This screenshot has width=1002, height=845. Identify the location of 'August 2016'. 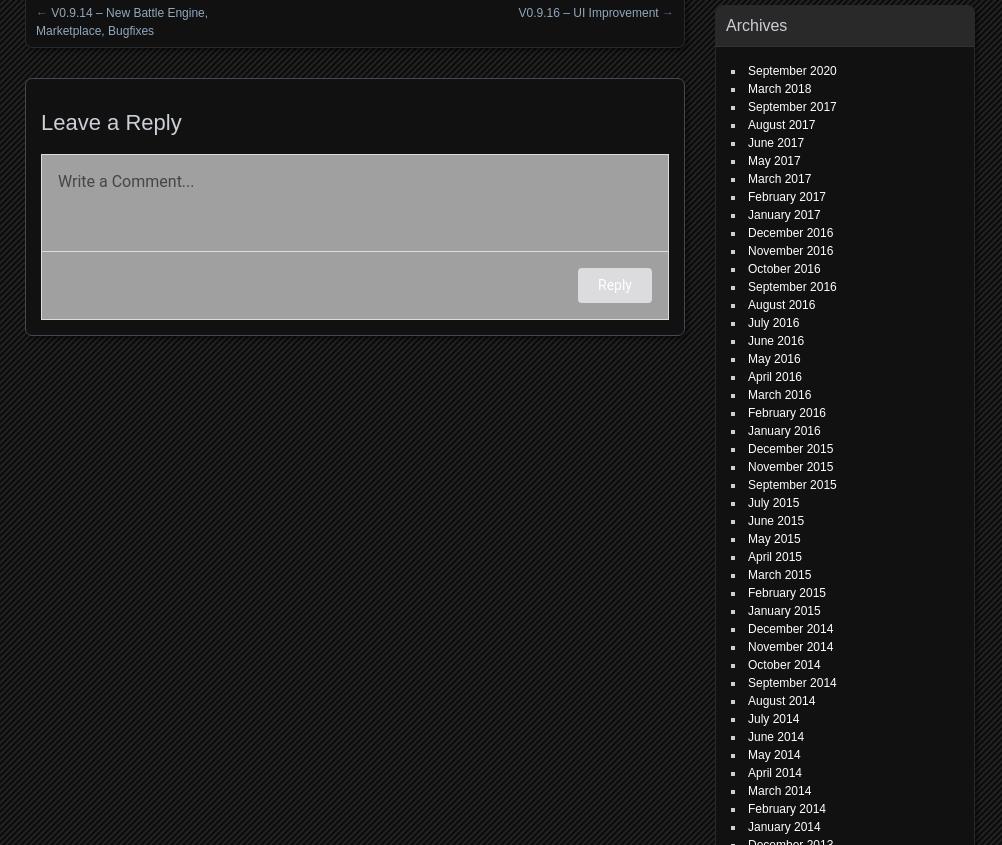
(747, 304).